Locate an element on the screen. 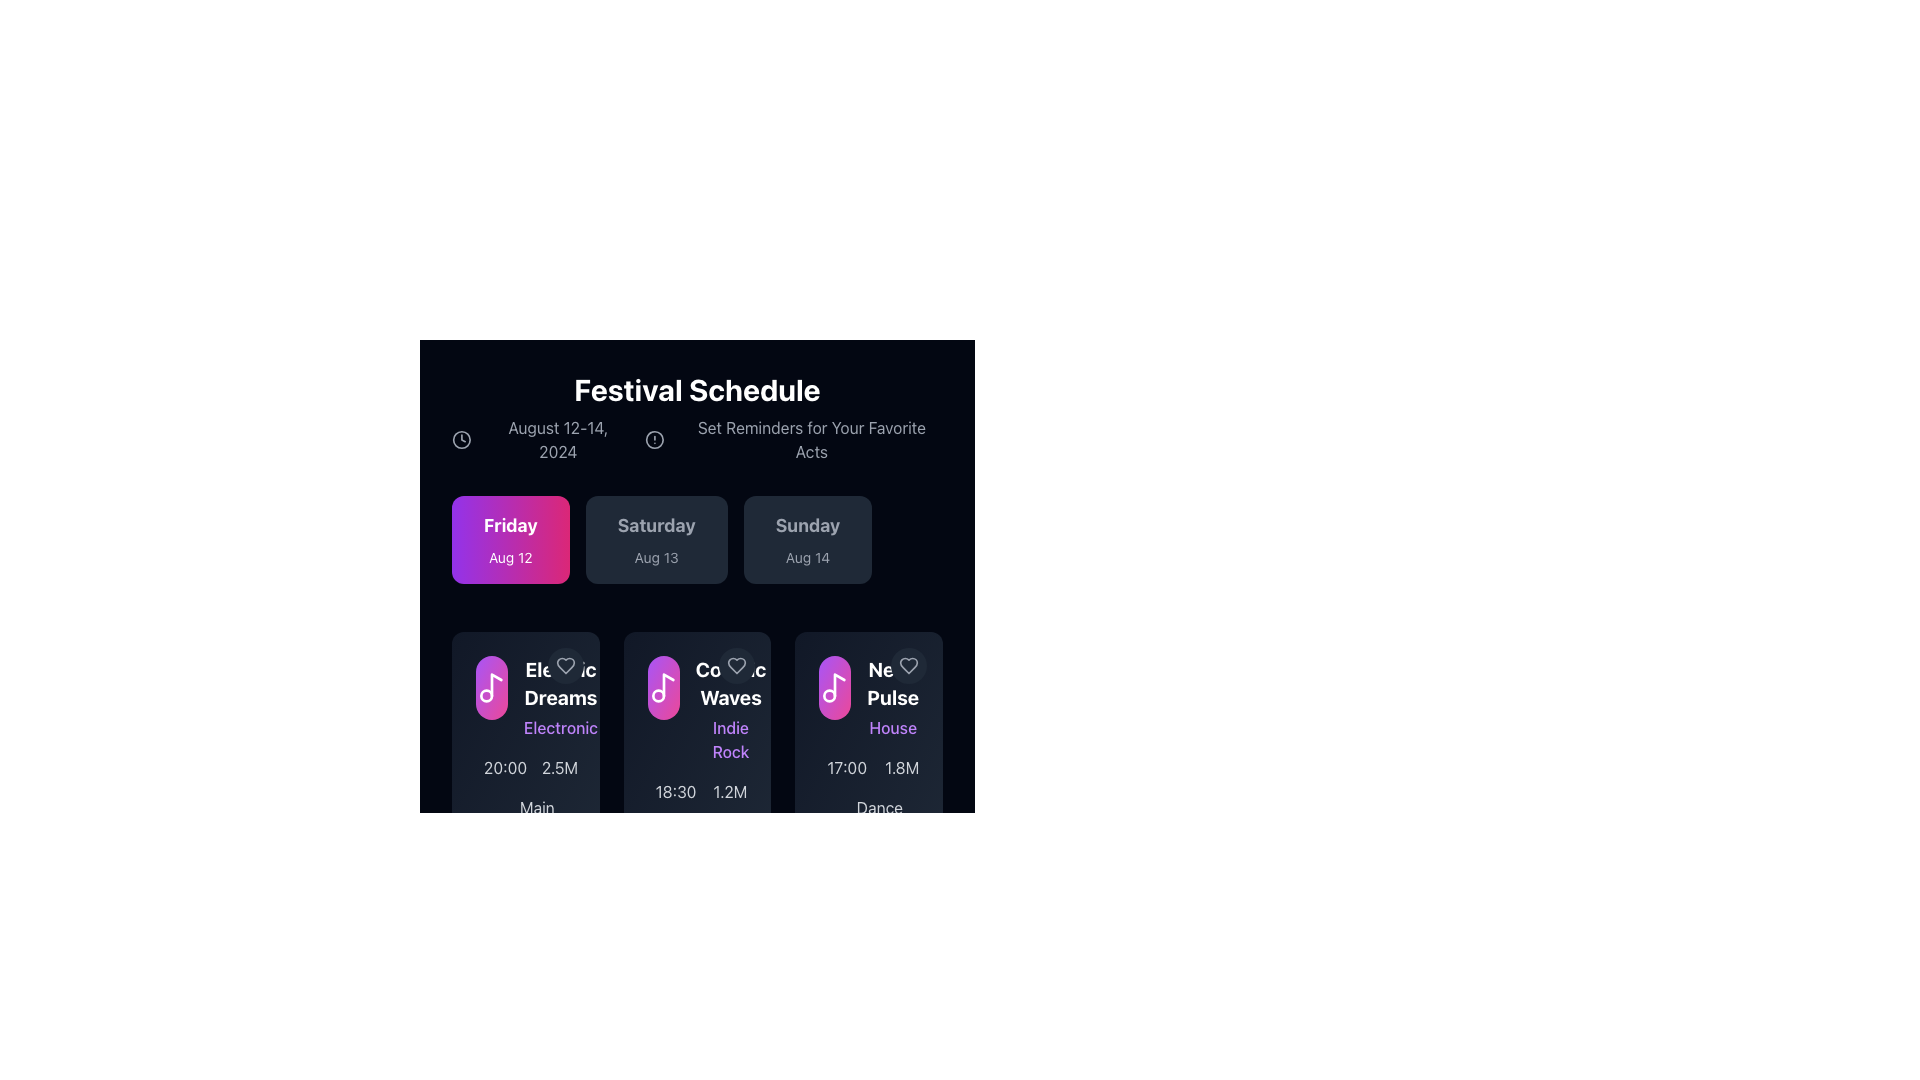 This screenshot has width=1920, height=1080. the text label displaying '20:00' in light gray color, part of the schedule under the card titled 'Electronic Dreams' is located at coordinates (505, 766).